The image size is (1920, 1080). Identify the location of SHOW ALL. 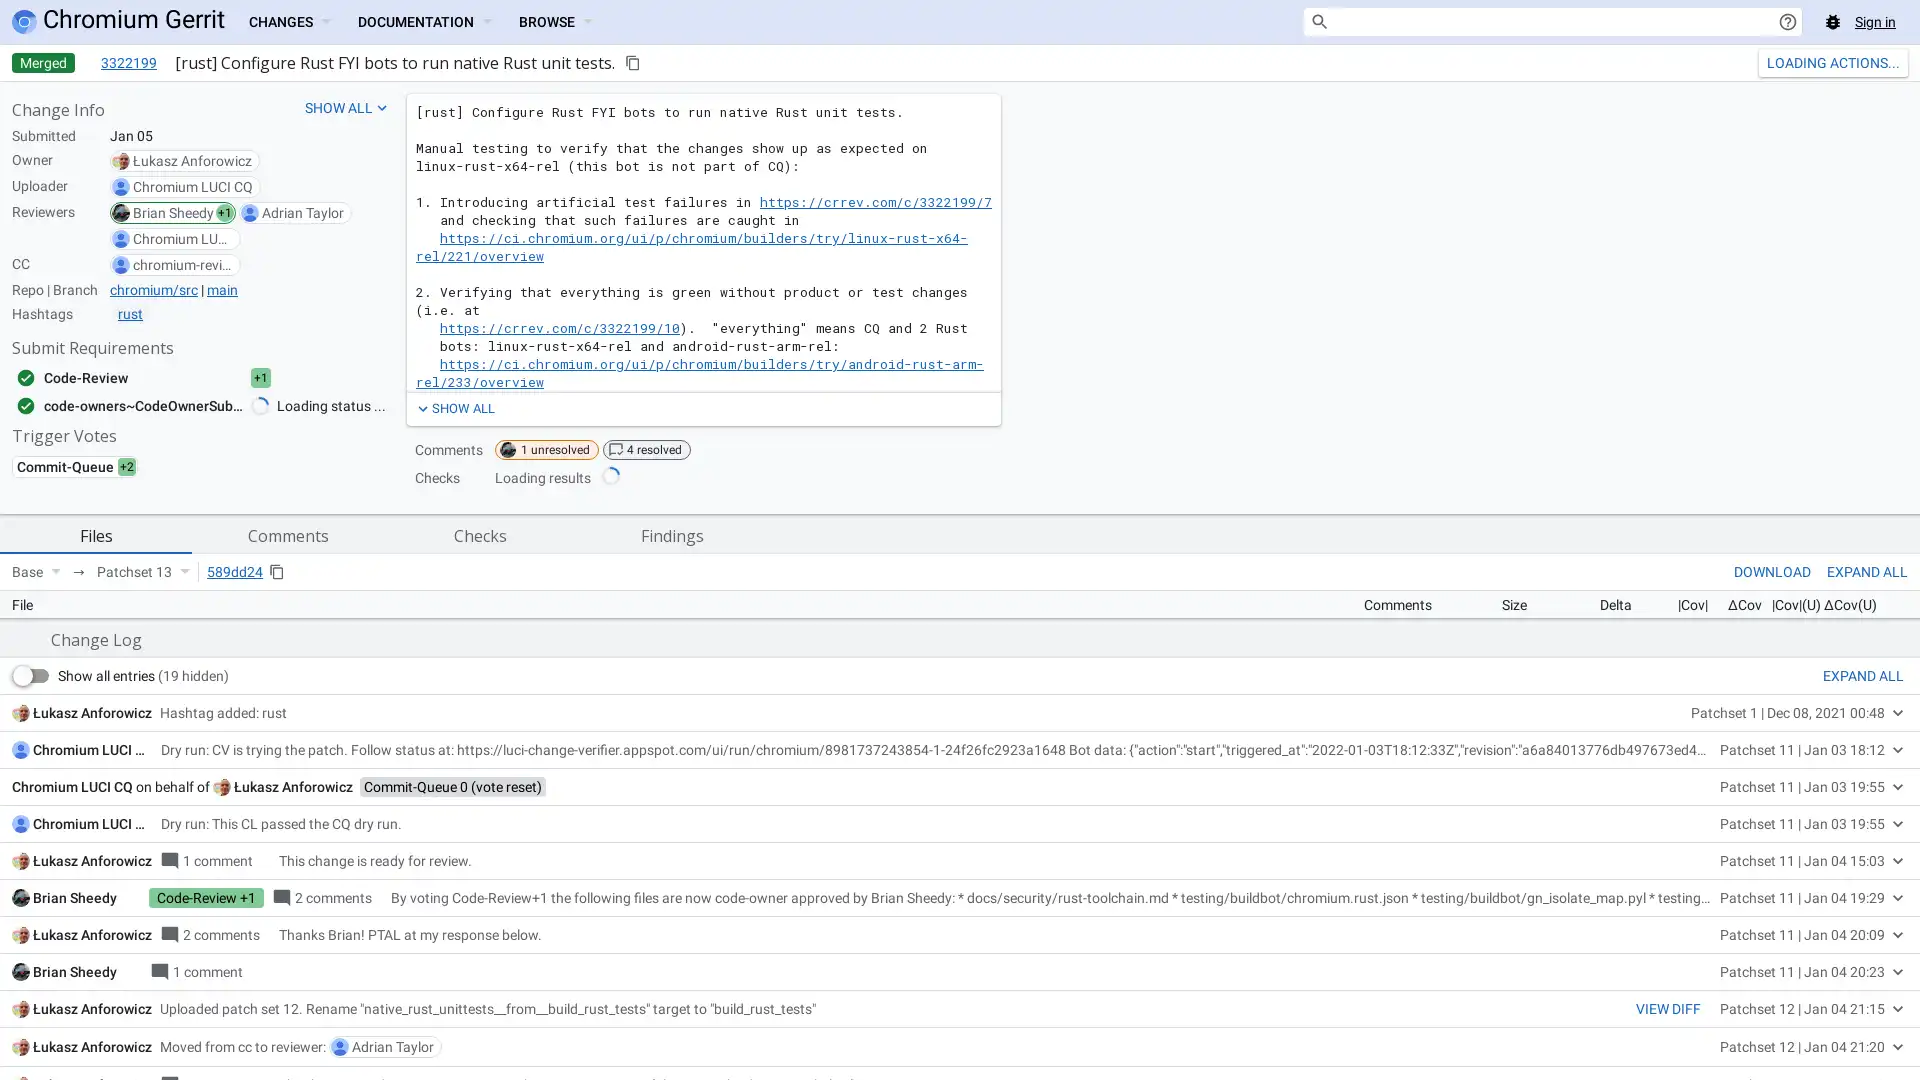
(453, 407).